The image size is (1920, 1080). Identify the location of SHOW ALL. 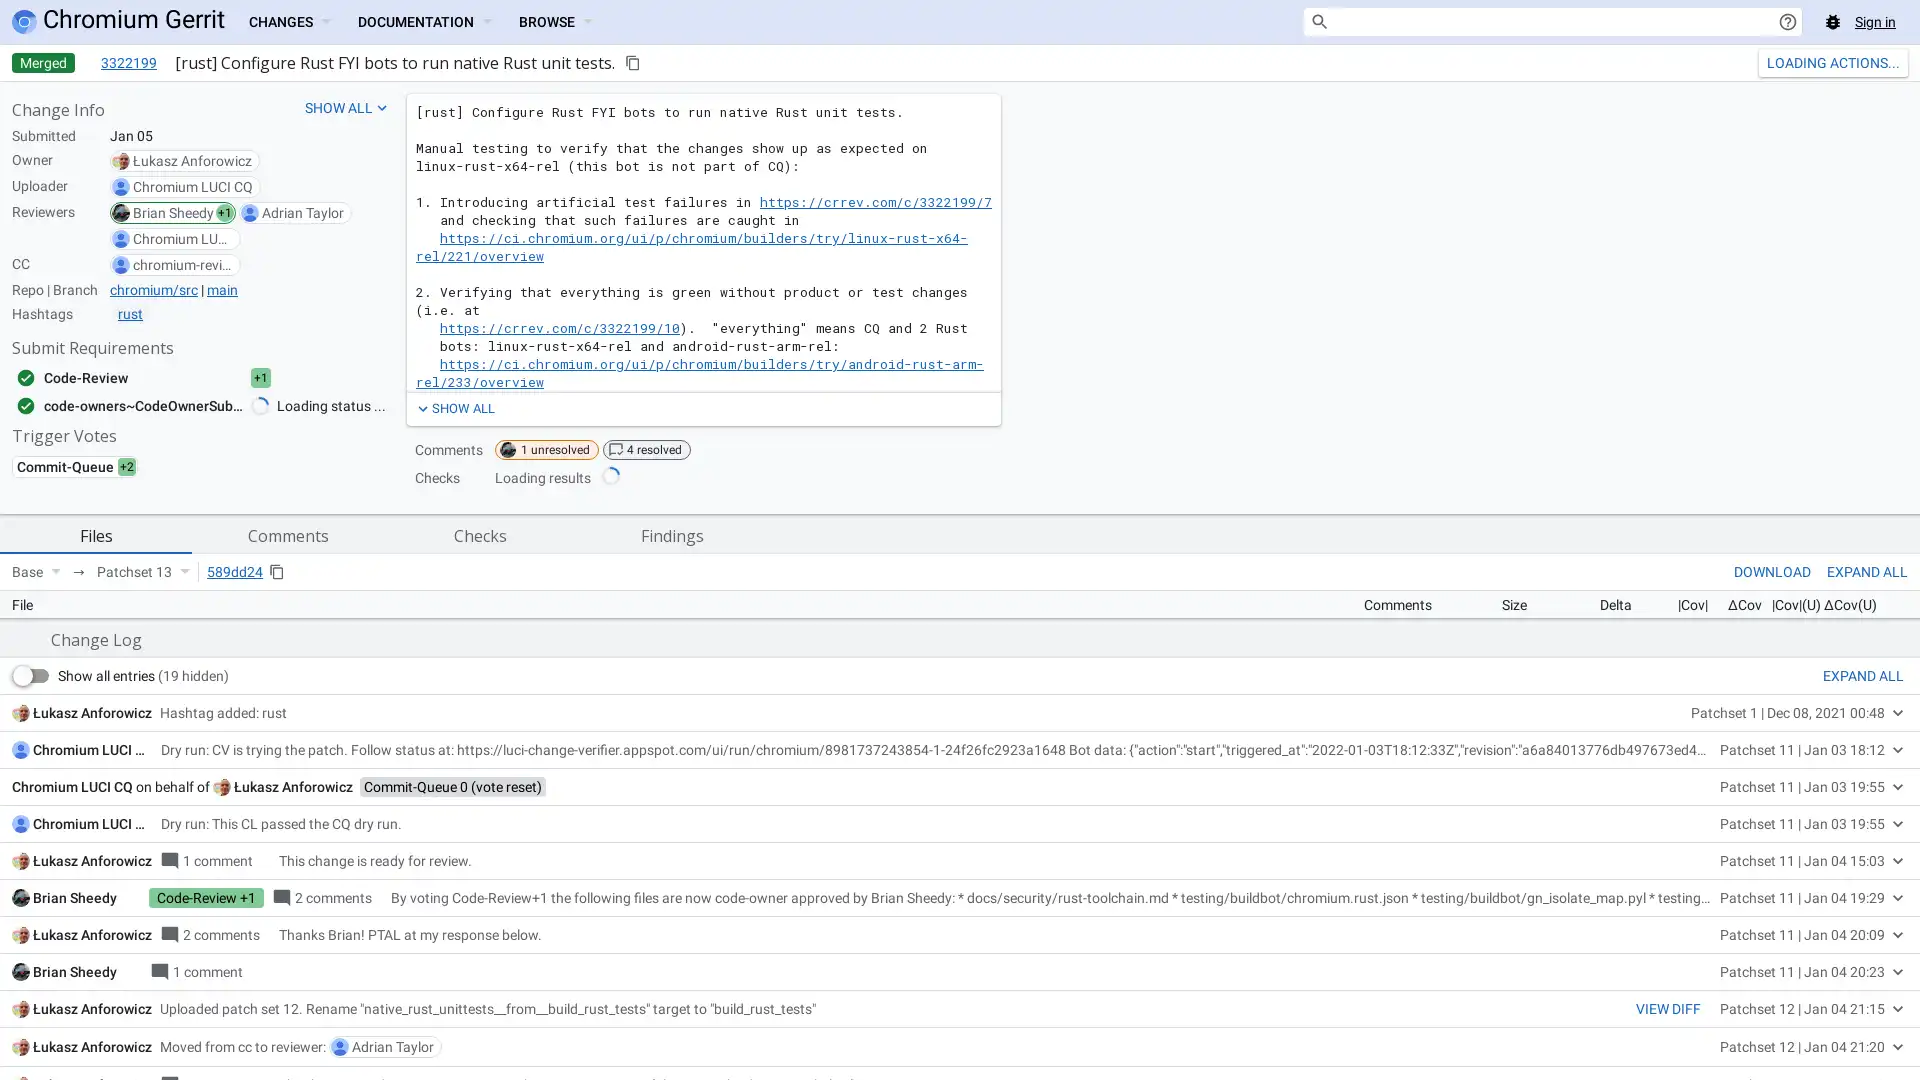
(453, 407).